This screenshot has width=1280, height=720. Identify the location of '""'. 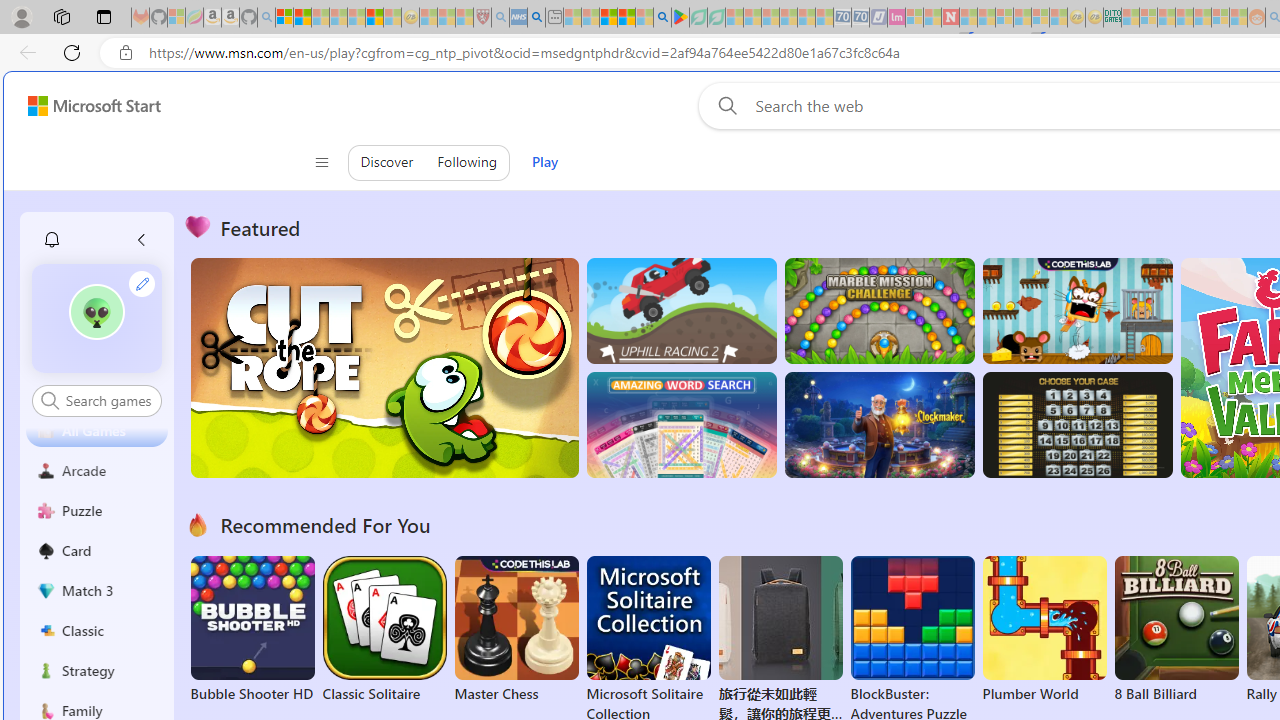
(96, 317).